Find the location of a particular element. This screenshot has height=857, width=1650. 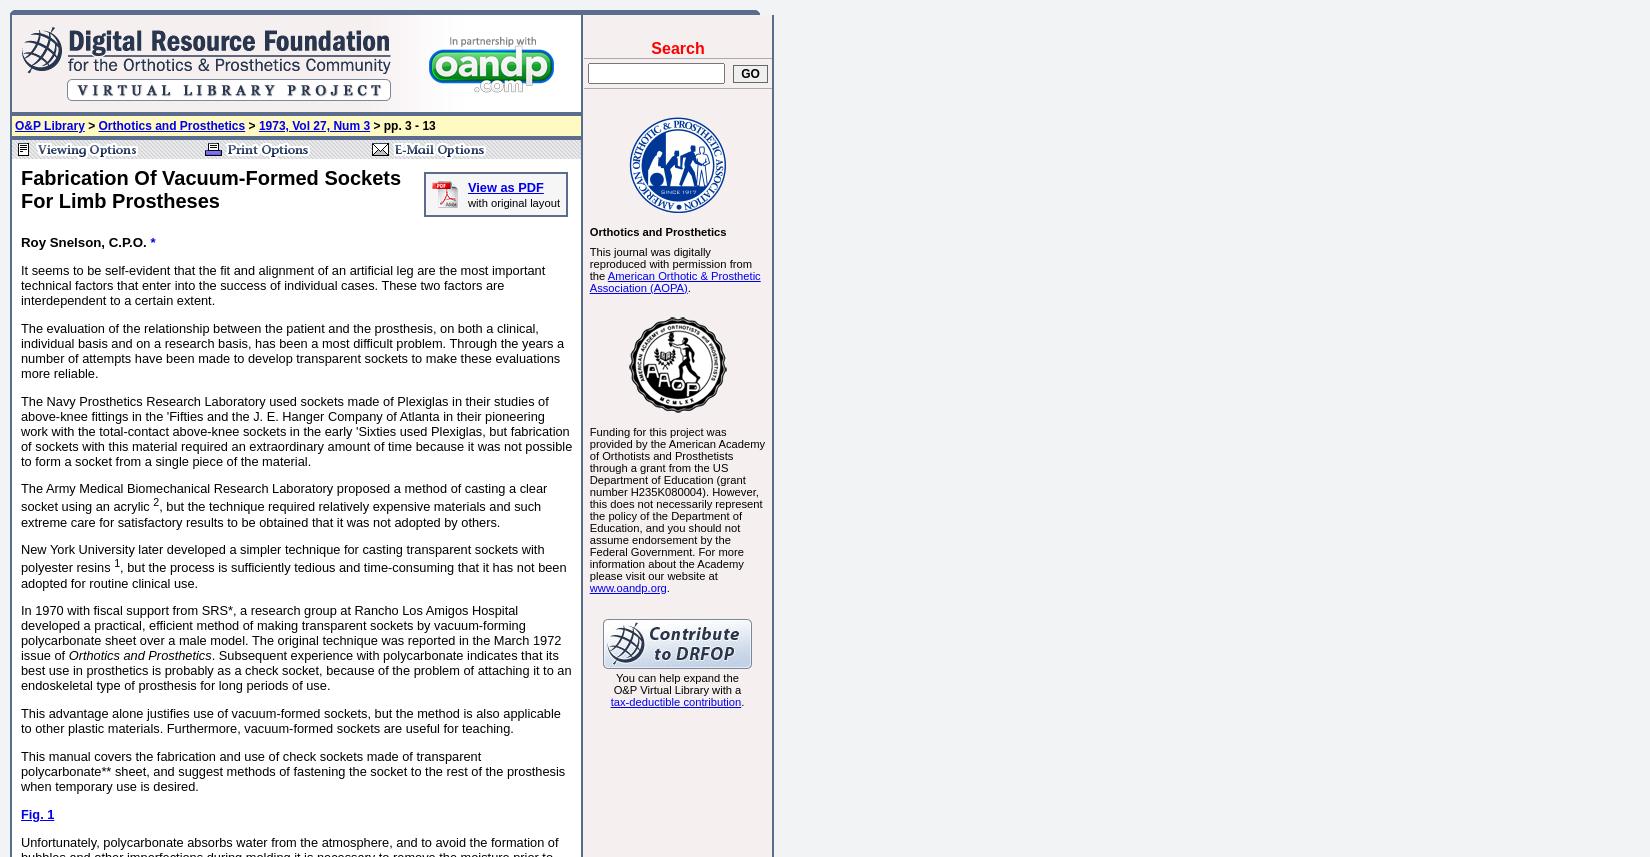

'The Army Medical Biomechanical Research Laboratory proposed a method of casting a clear socket using an acrylic' is located at coordinates (283, 497).